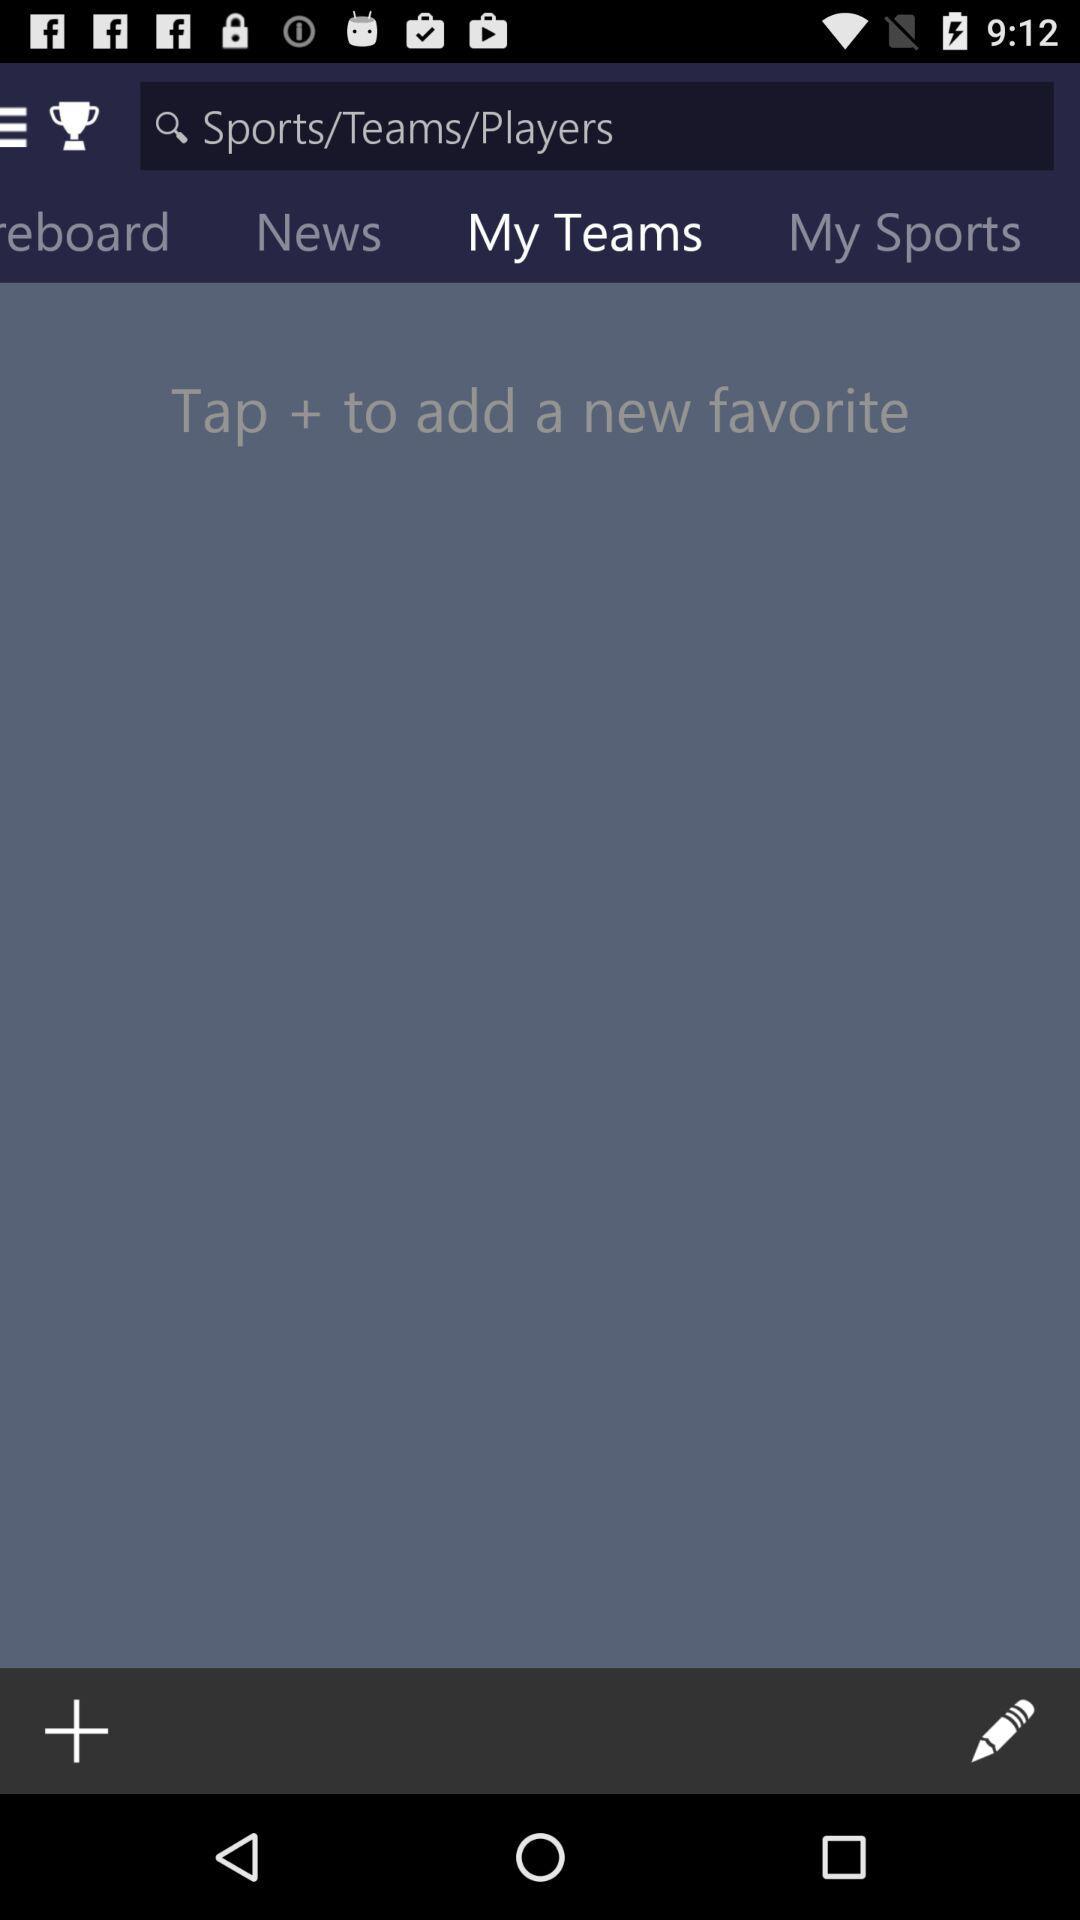 This screenshot has width=1080, height=1920. I want to click on the item above the tap to add icon, so click(599, 235).